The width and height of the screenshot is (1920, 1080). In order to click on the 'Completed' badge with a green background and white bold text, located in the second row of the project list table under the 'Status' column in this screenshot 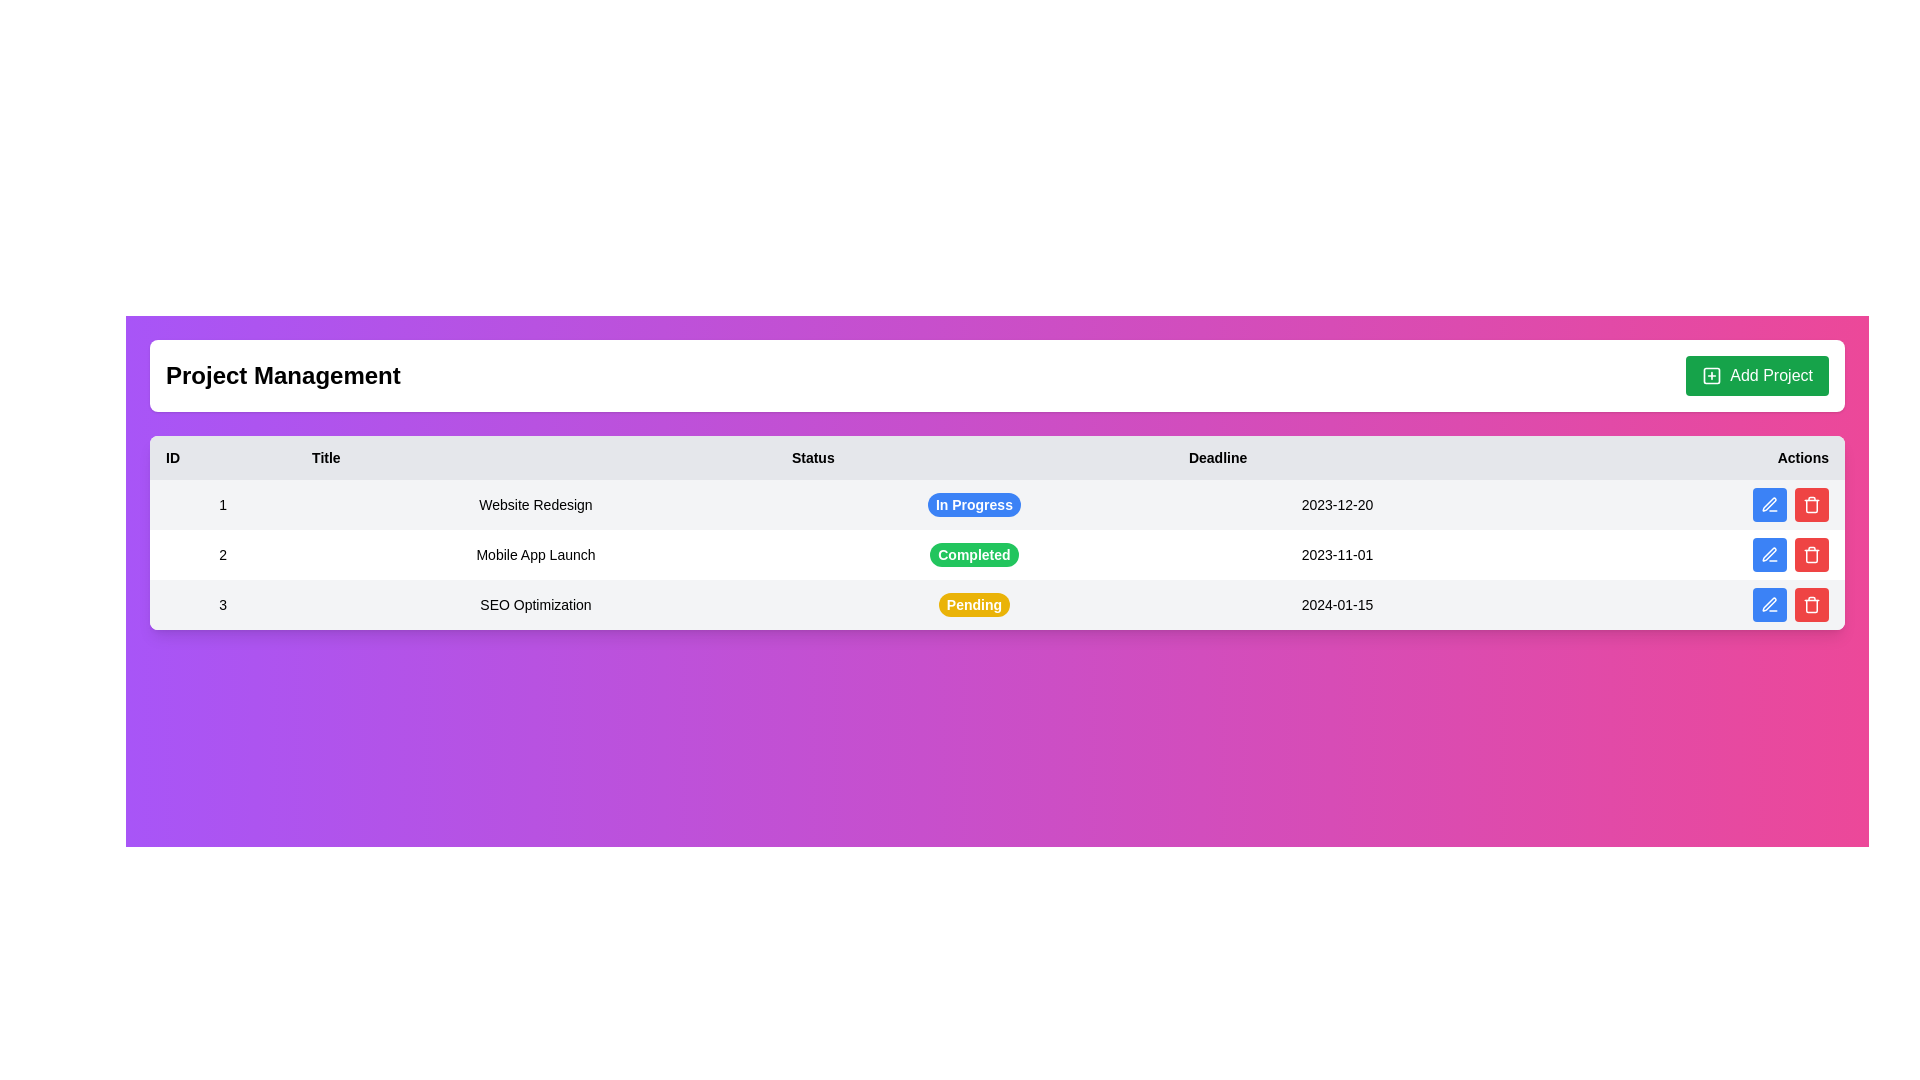, I will do `click(974, 555)`.